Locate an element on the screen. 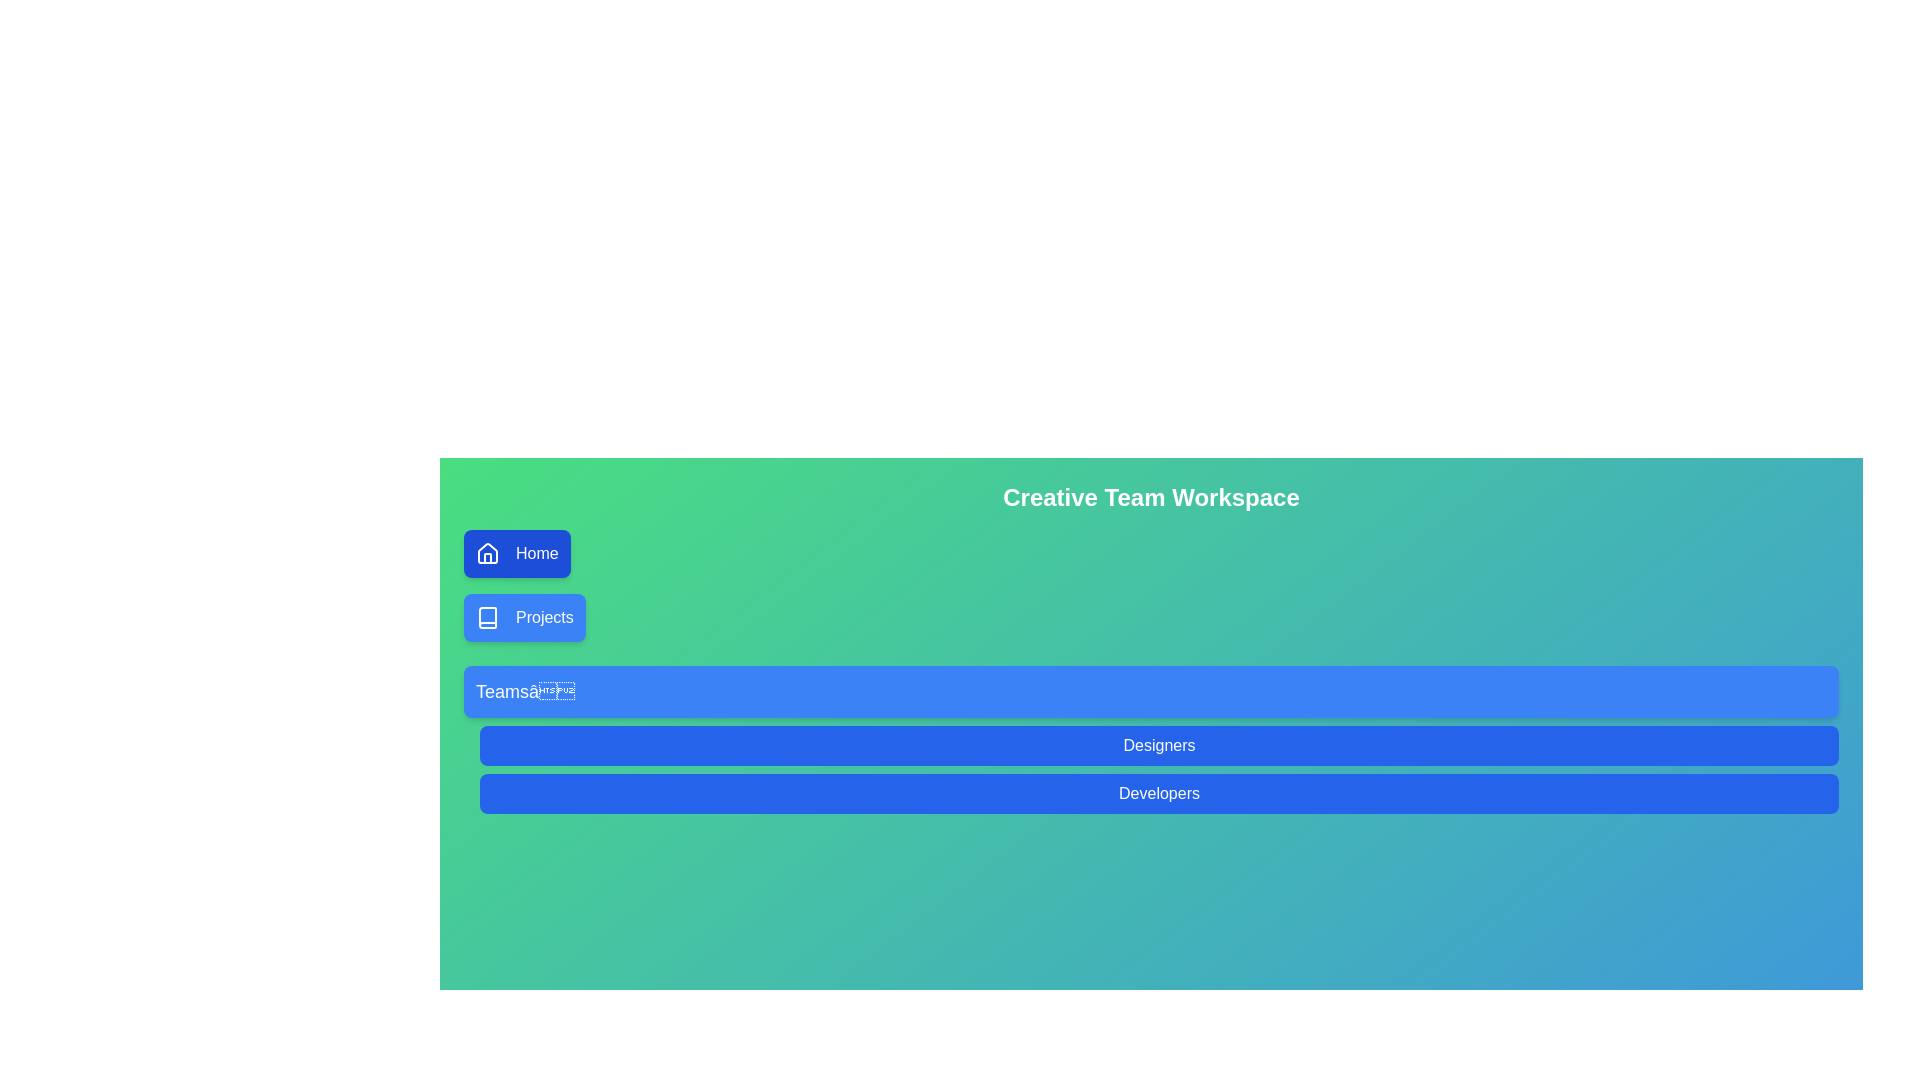  the 'Designers' label, which serves as an informational identifier for the Designers category, positioned above the 'Developers' label is located at coordinates (1159, 745).